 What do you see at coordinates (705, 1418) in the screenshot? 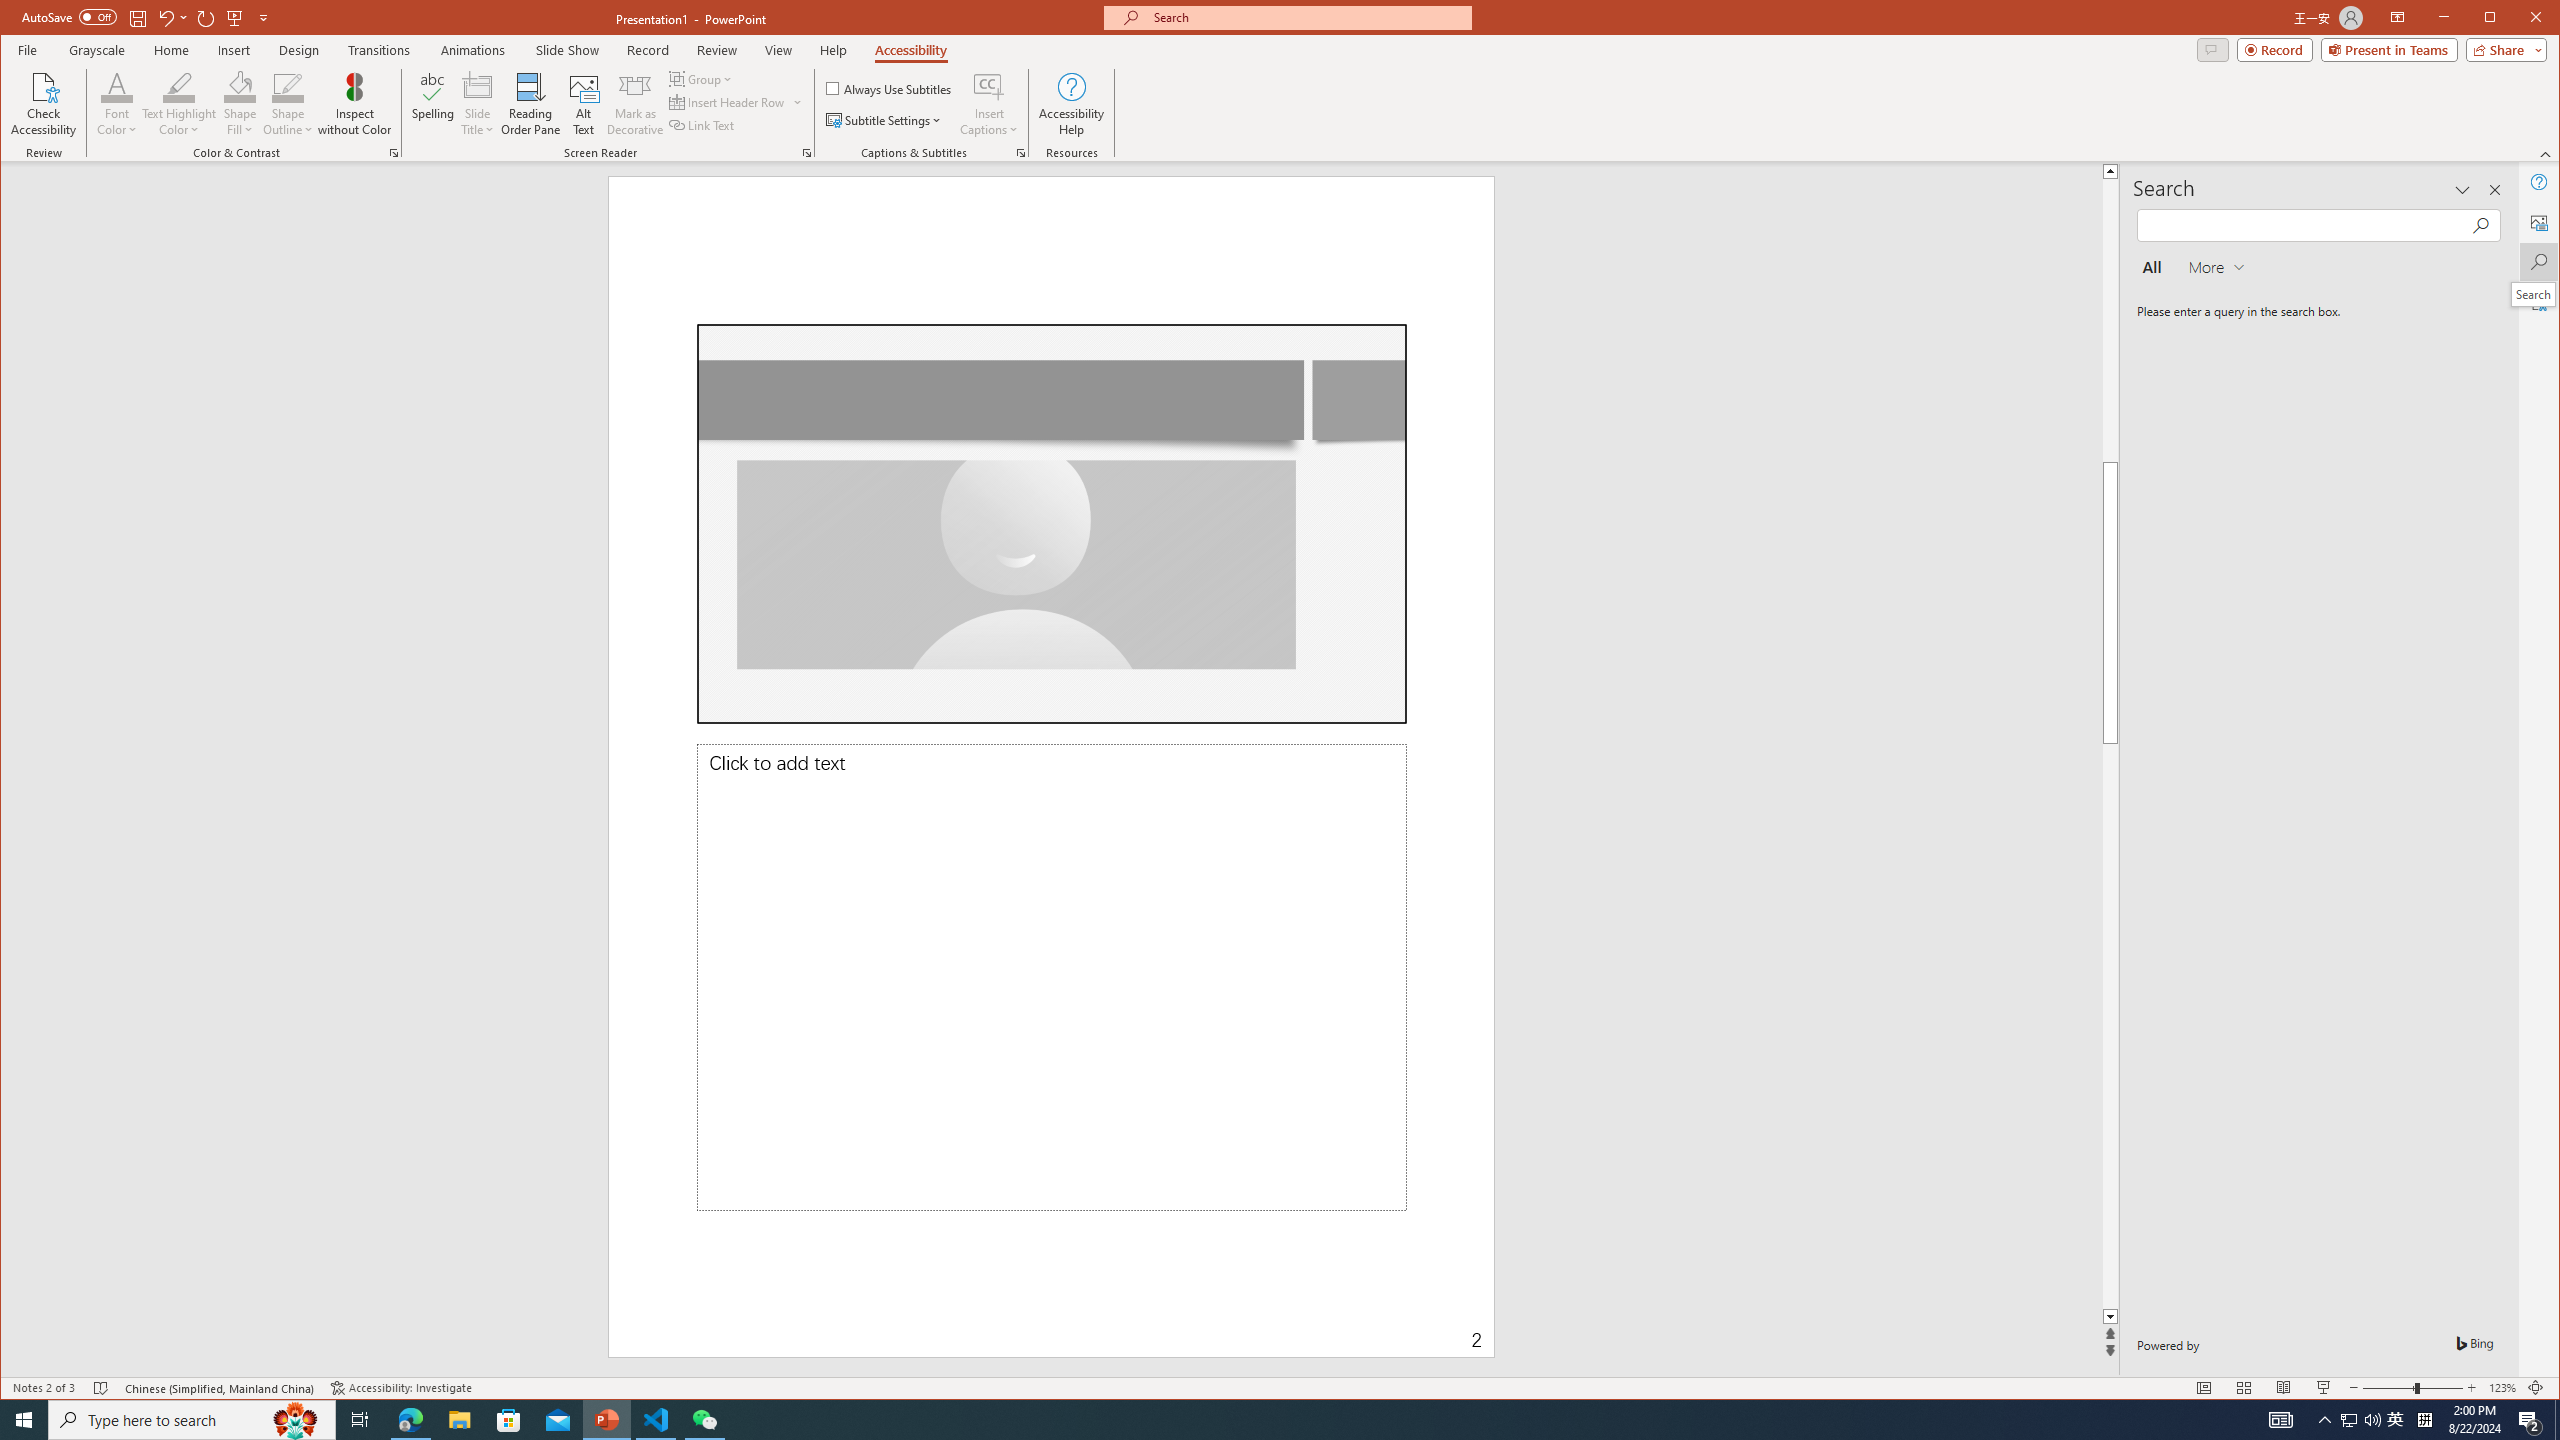
I see `'WeChat - 1 running window'` at bounding box center [705, 1418].